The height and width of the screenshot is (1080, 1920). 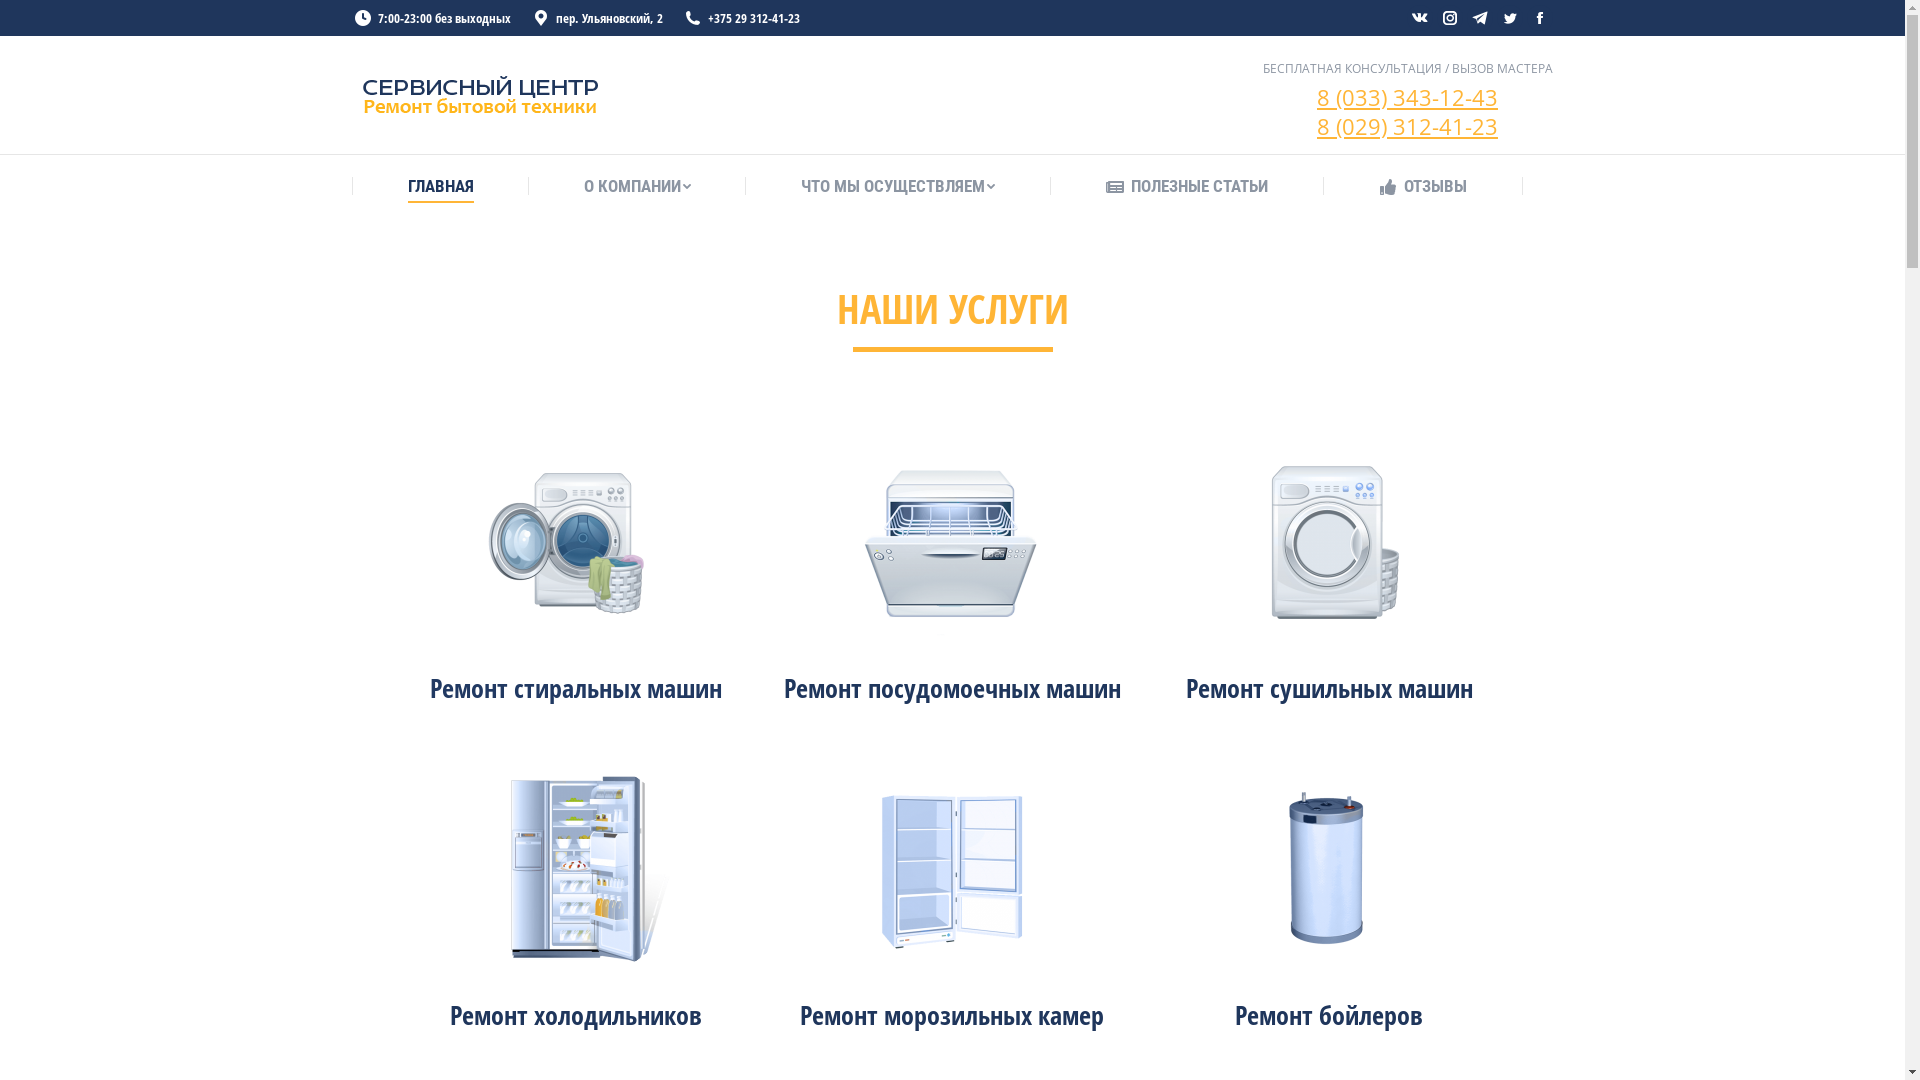 I want to click on '8 (029) 312-41-23', so click(x=1406, y=124).